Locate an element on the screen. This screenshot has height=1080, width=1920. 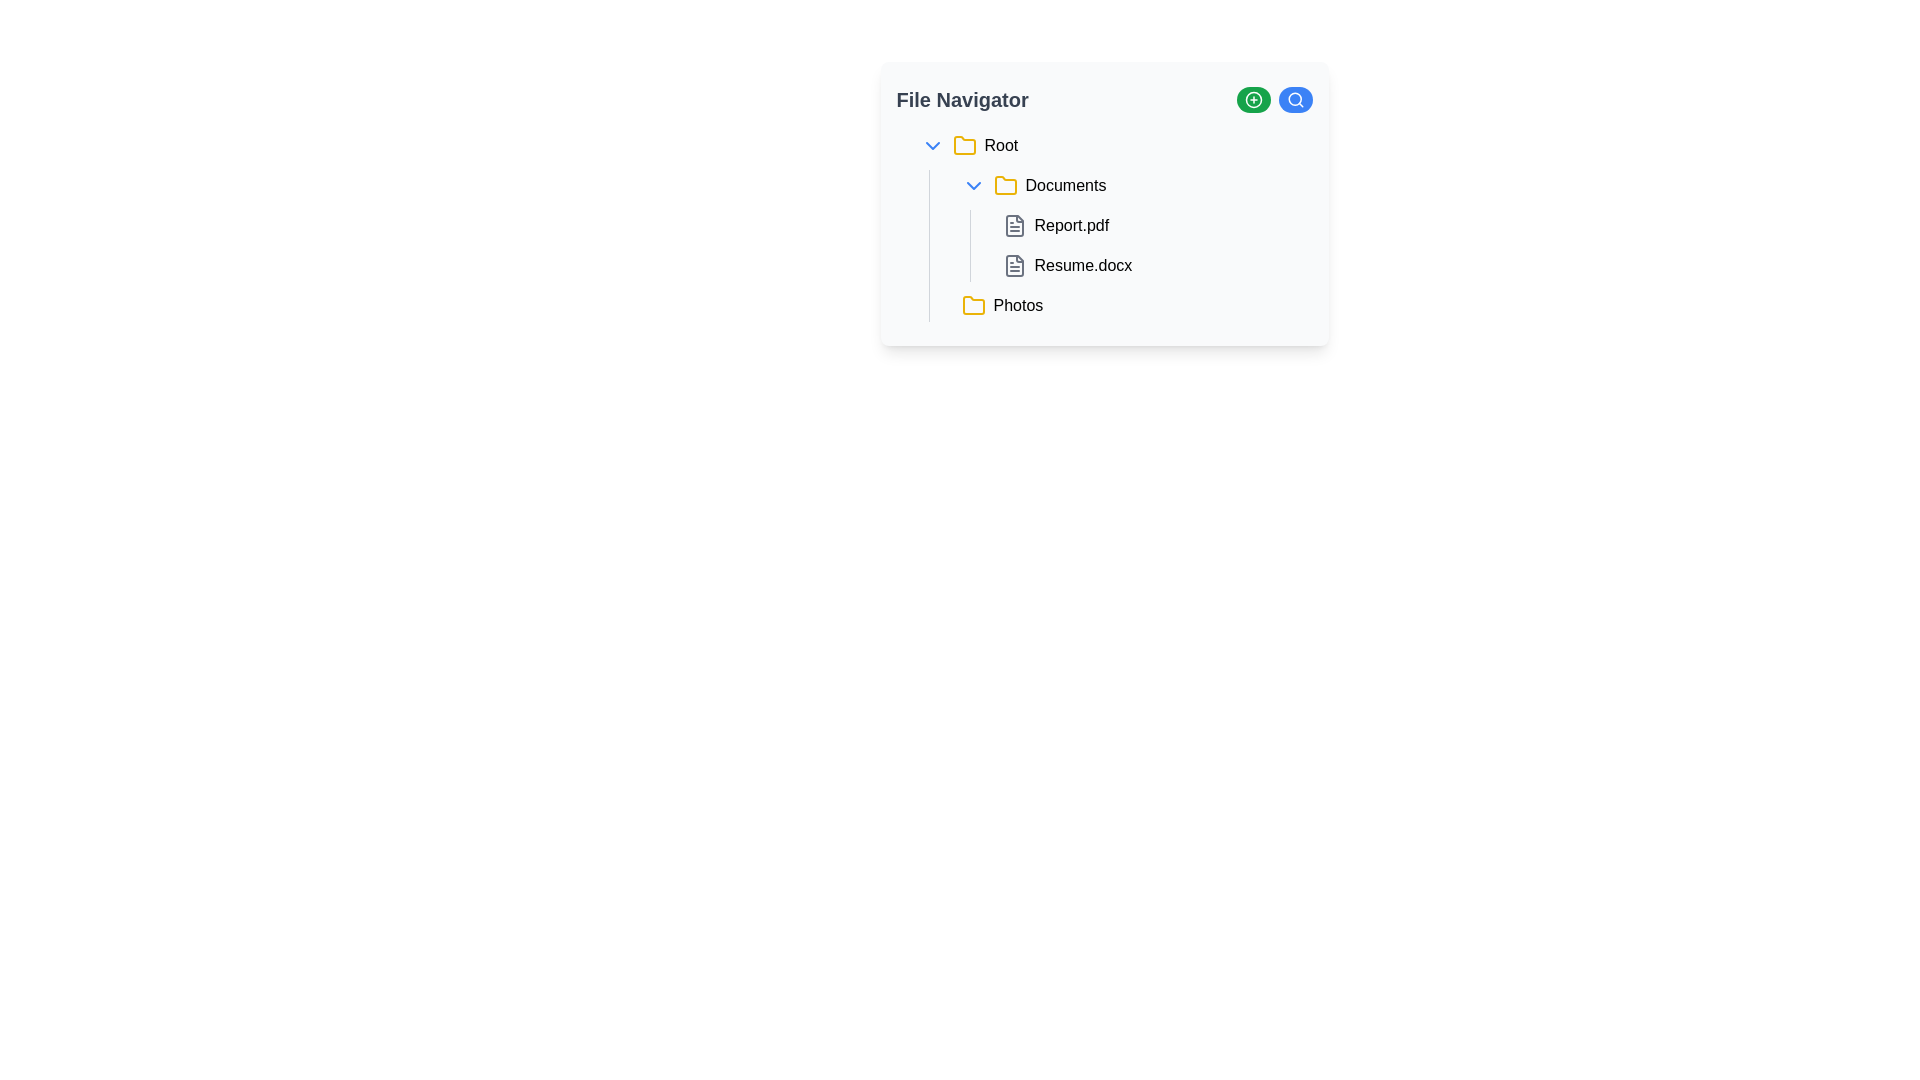
the 'Resume.docx' file name label in the file explorer to trigger a tooltip or highlight is located at coordinates (1082, 265).